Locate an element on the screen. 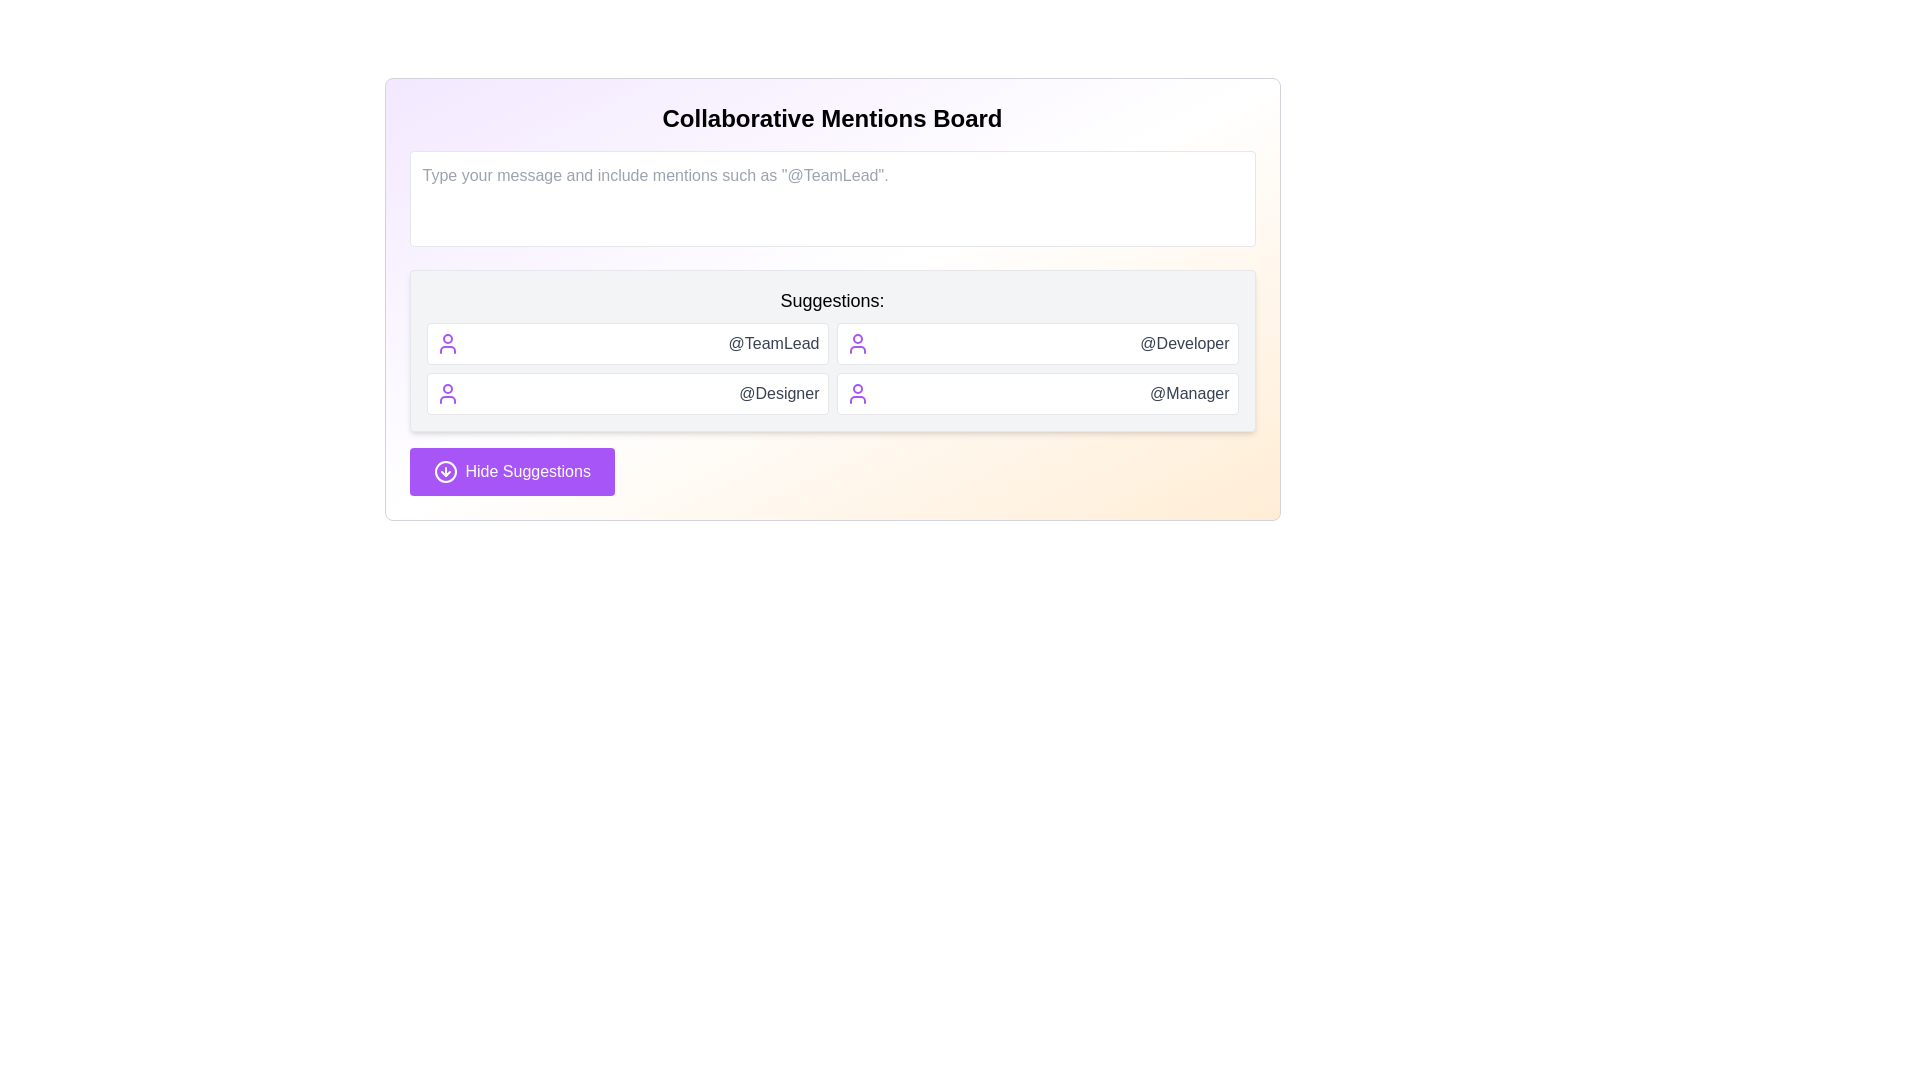 The image size is (1920, 1080). the '@Developer' button located in the suggestions section is located at coordinates (1037, 342).